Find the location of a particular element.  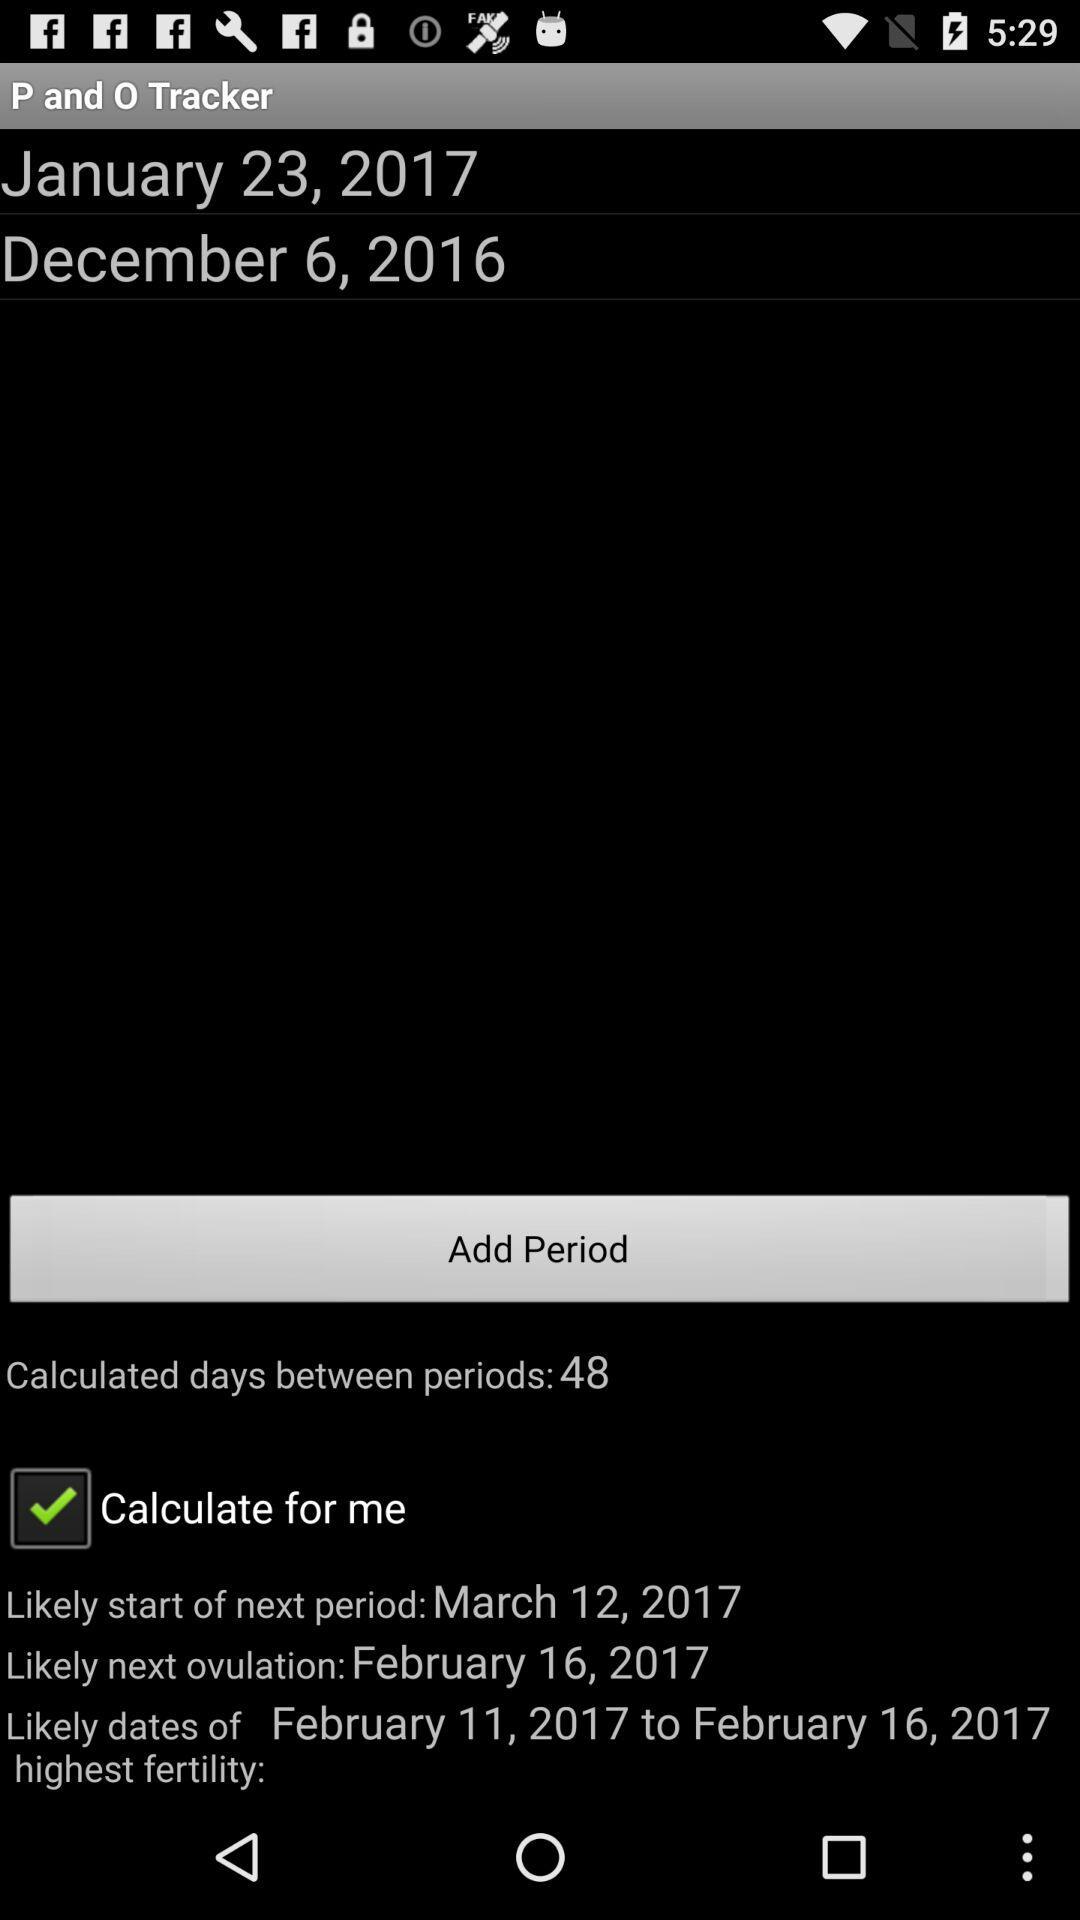

the december 6, 2016 icon is located at coordinates (252, 255).